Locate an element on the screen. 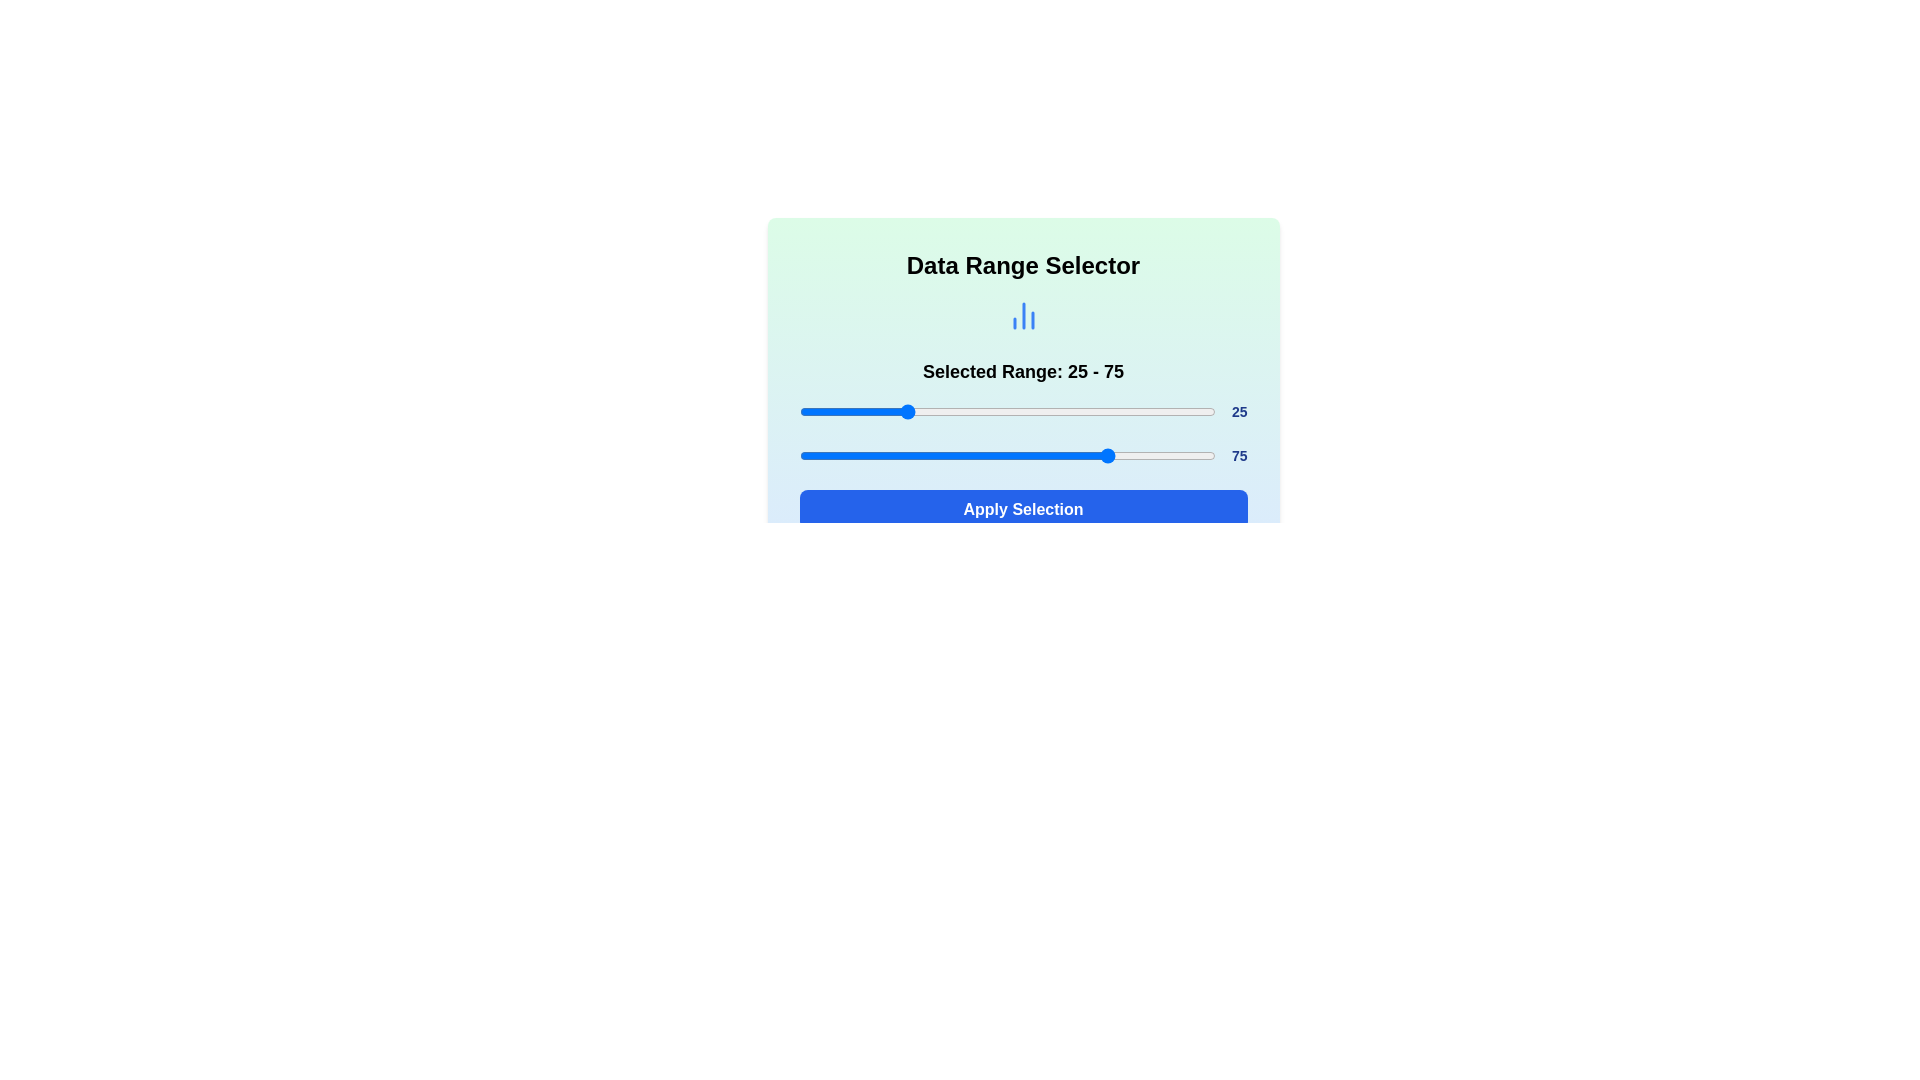 The image size is (1920, 1080). the slider to set its value to 15 is located at coordinates (861, 411).